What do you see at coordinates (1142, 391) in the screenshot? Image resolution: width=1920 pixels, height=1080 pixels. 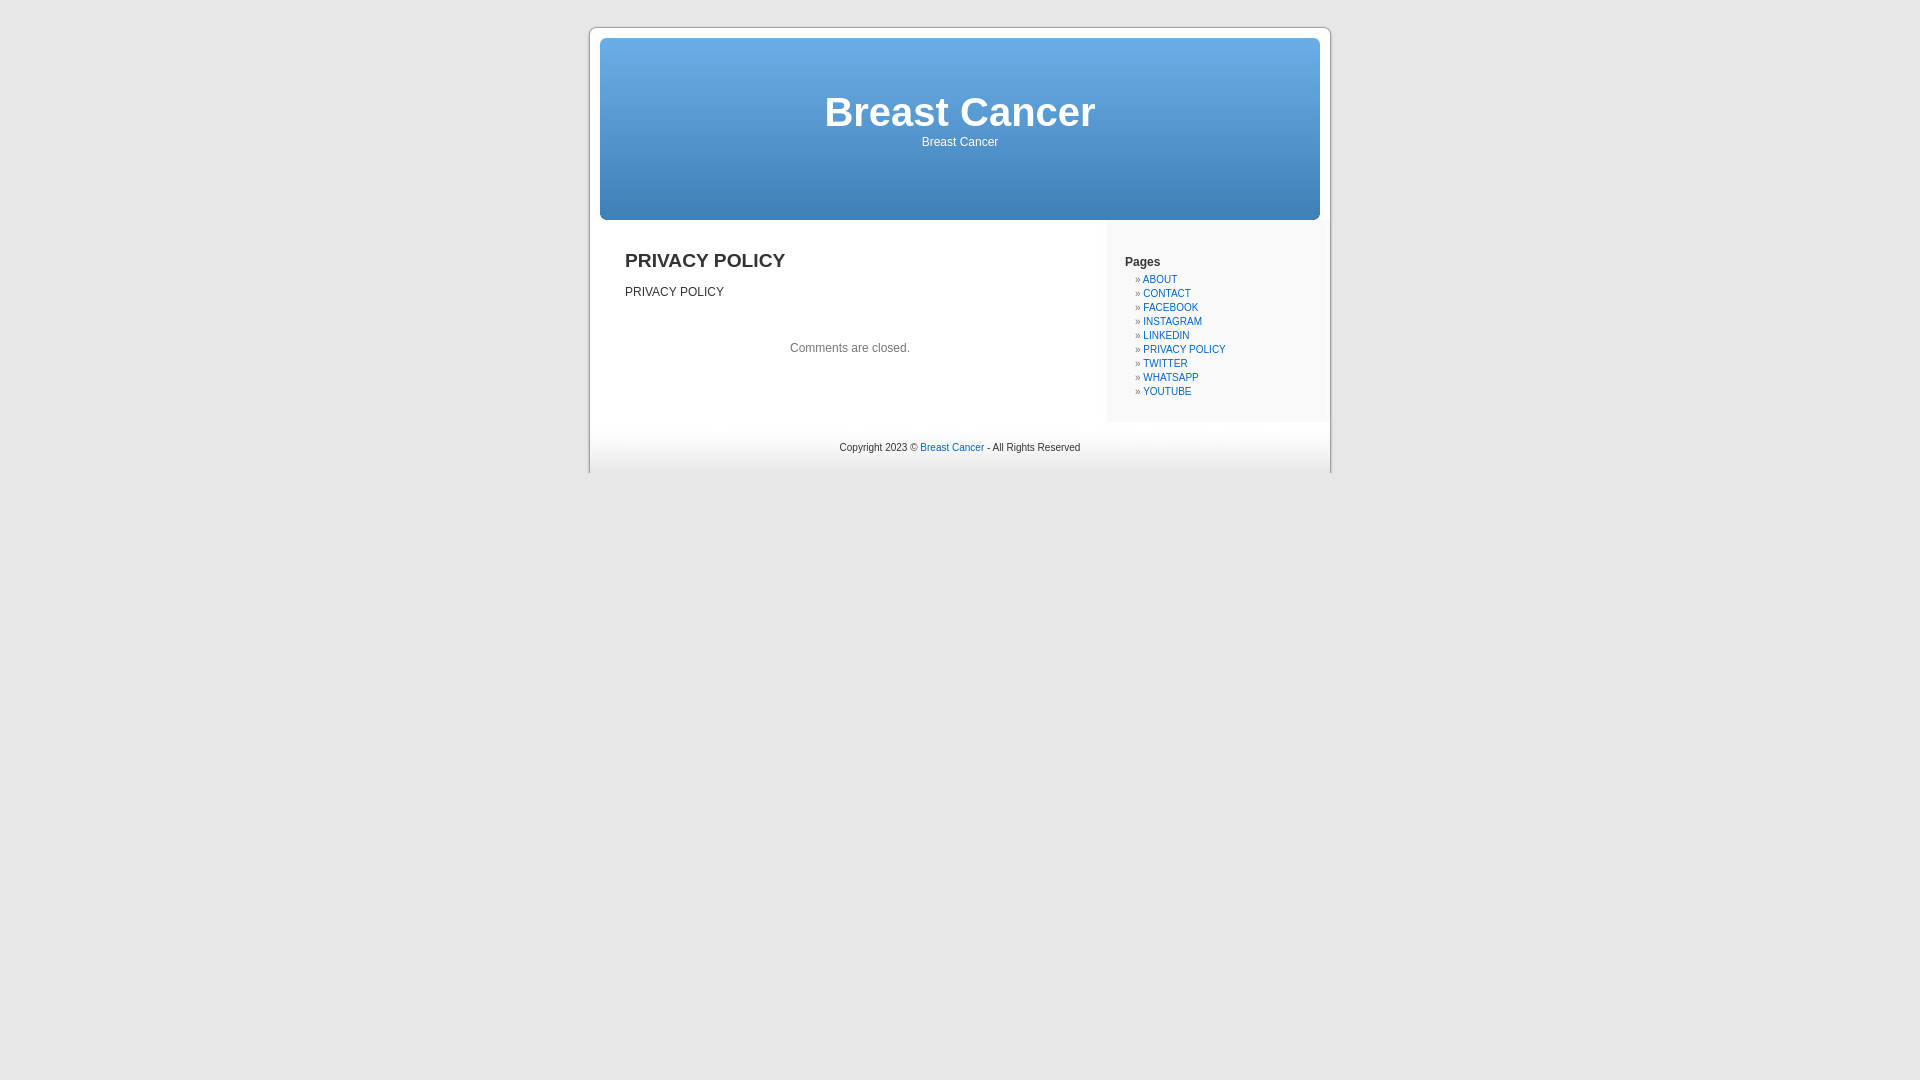 I see `'YOUTUBE'` at bounding box center [1142, 391].